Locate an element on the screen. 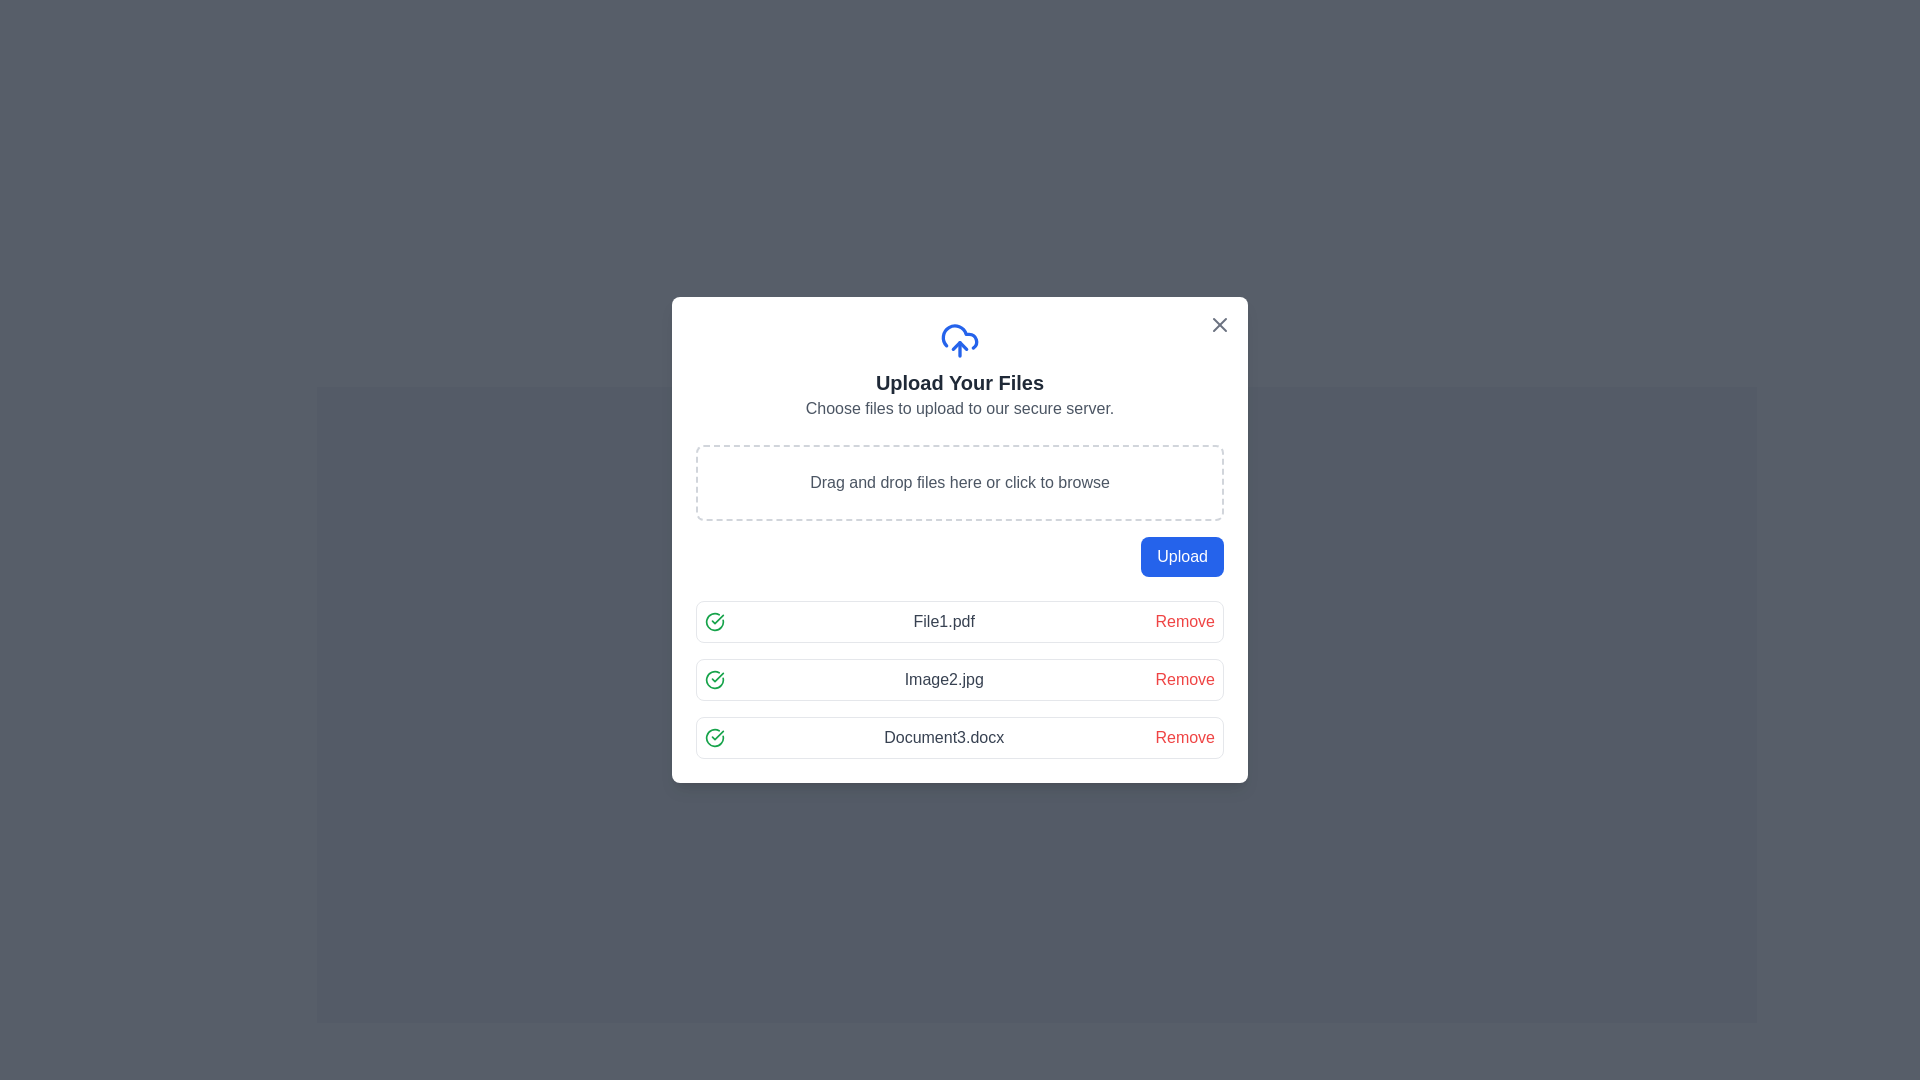 This screenshot has width=1920, height=1080. the button located in the rightmost section of the row labeled 'Image2.jpg' is located at coordinates (1185, 678).